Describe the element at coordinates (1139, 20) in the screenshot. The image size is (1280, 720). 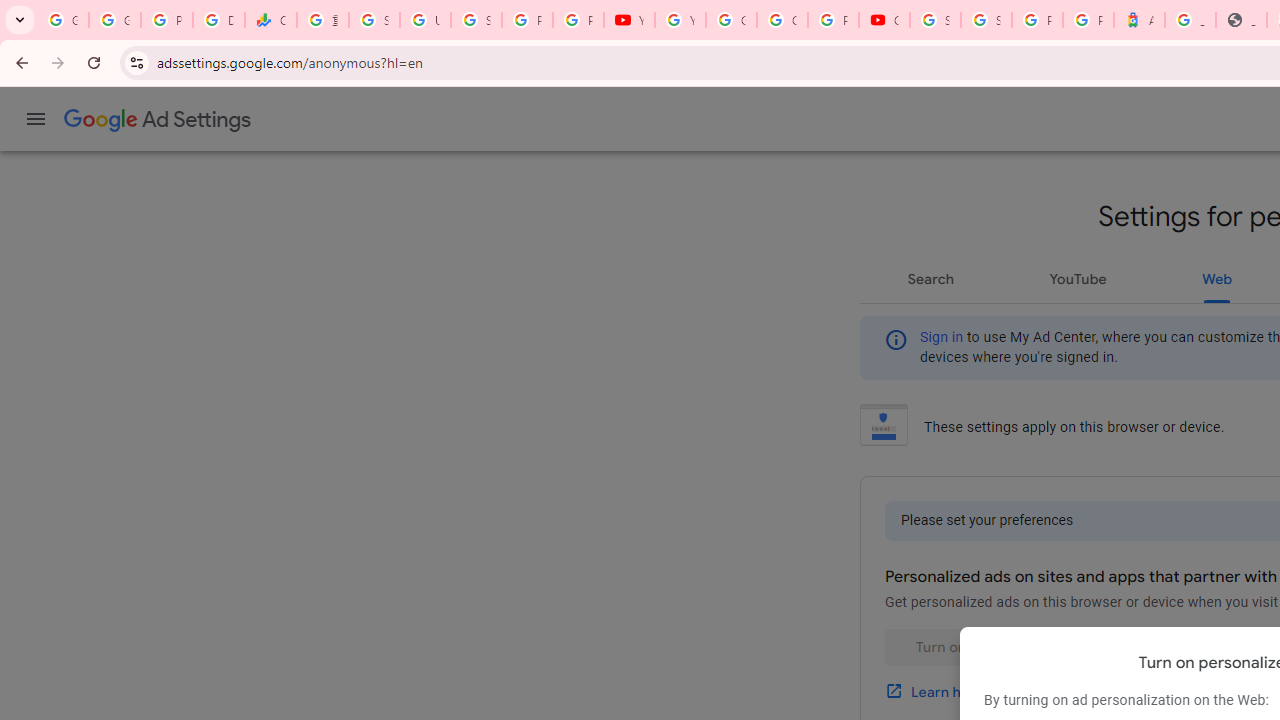
I see `'Atour Hotel - Google hotels'` at that location.